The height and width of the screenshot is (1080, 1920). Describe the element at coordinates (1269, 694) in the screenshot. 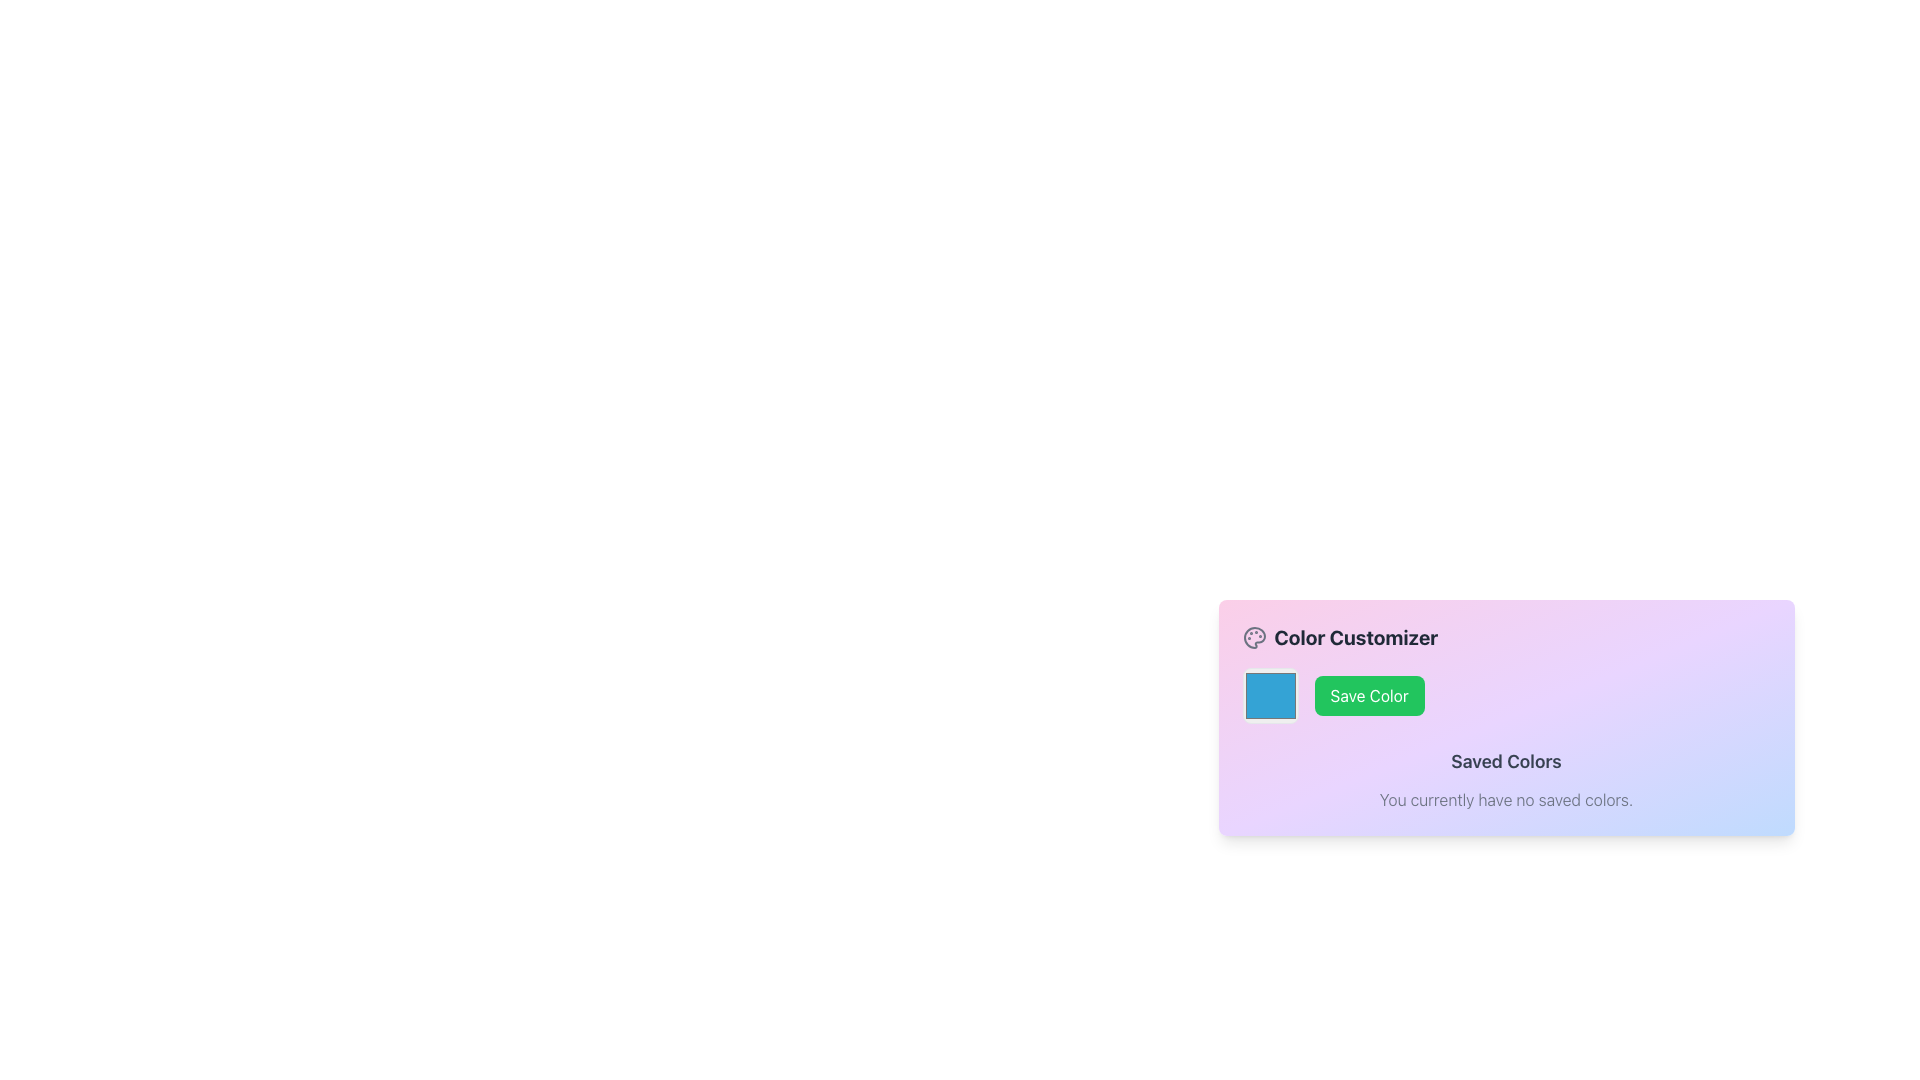

I see `the Color Picker element located to the left of the 'Save Color' button in the 'Color Customizer' section` at that location.